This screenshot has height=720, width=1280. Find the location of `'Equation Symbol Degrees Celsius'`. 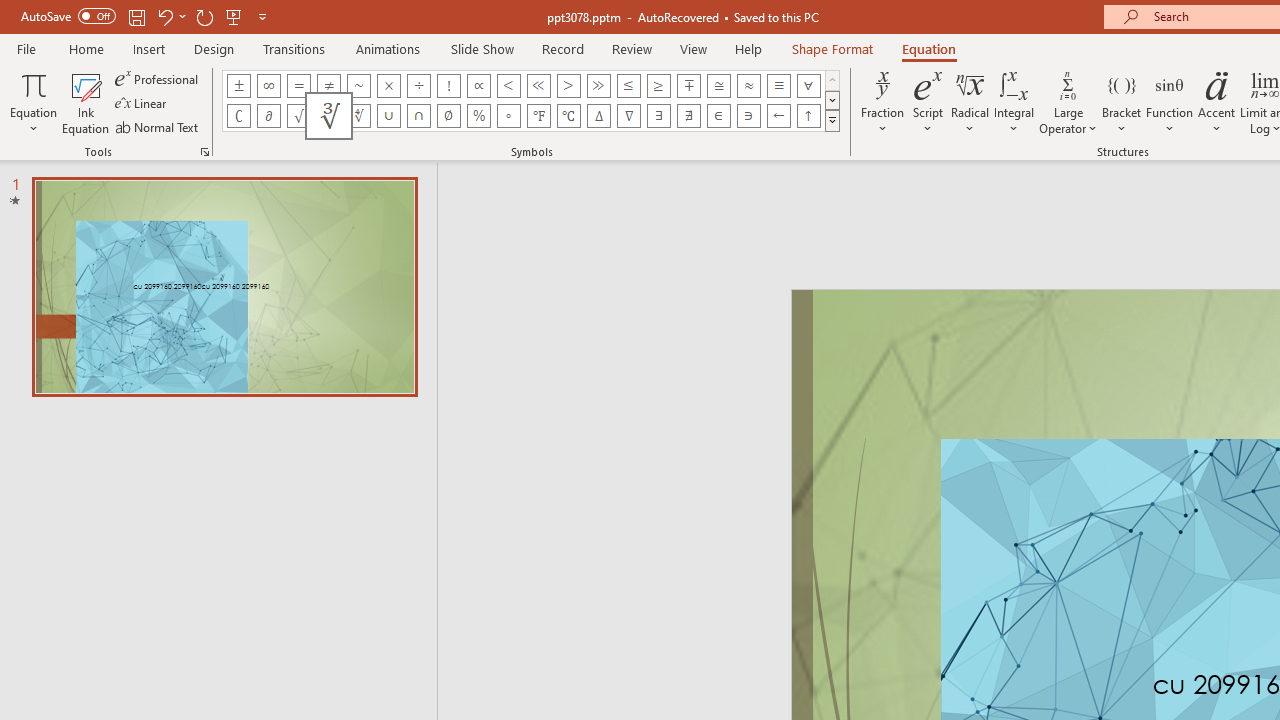

'Equation Symbol Degrees Celsius' is located at coordinates (567, 115).